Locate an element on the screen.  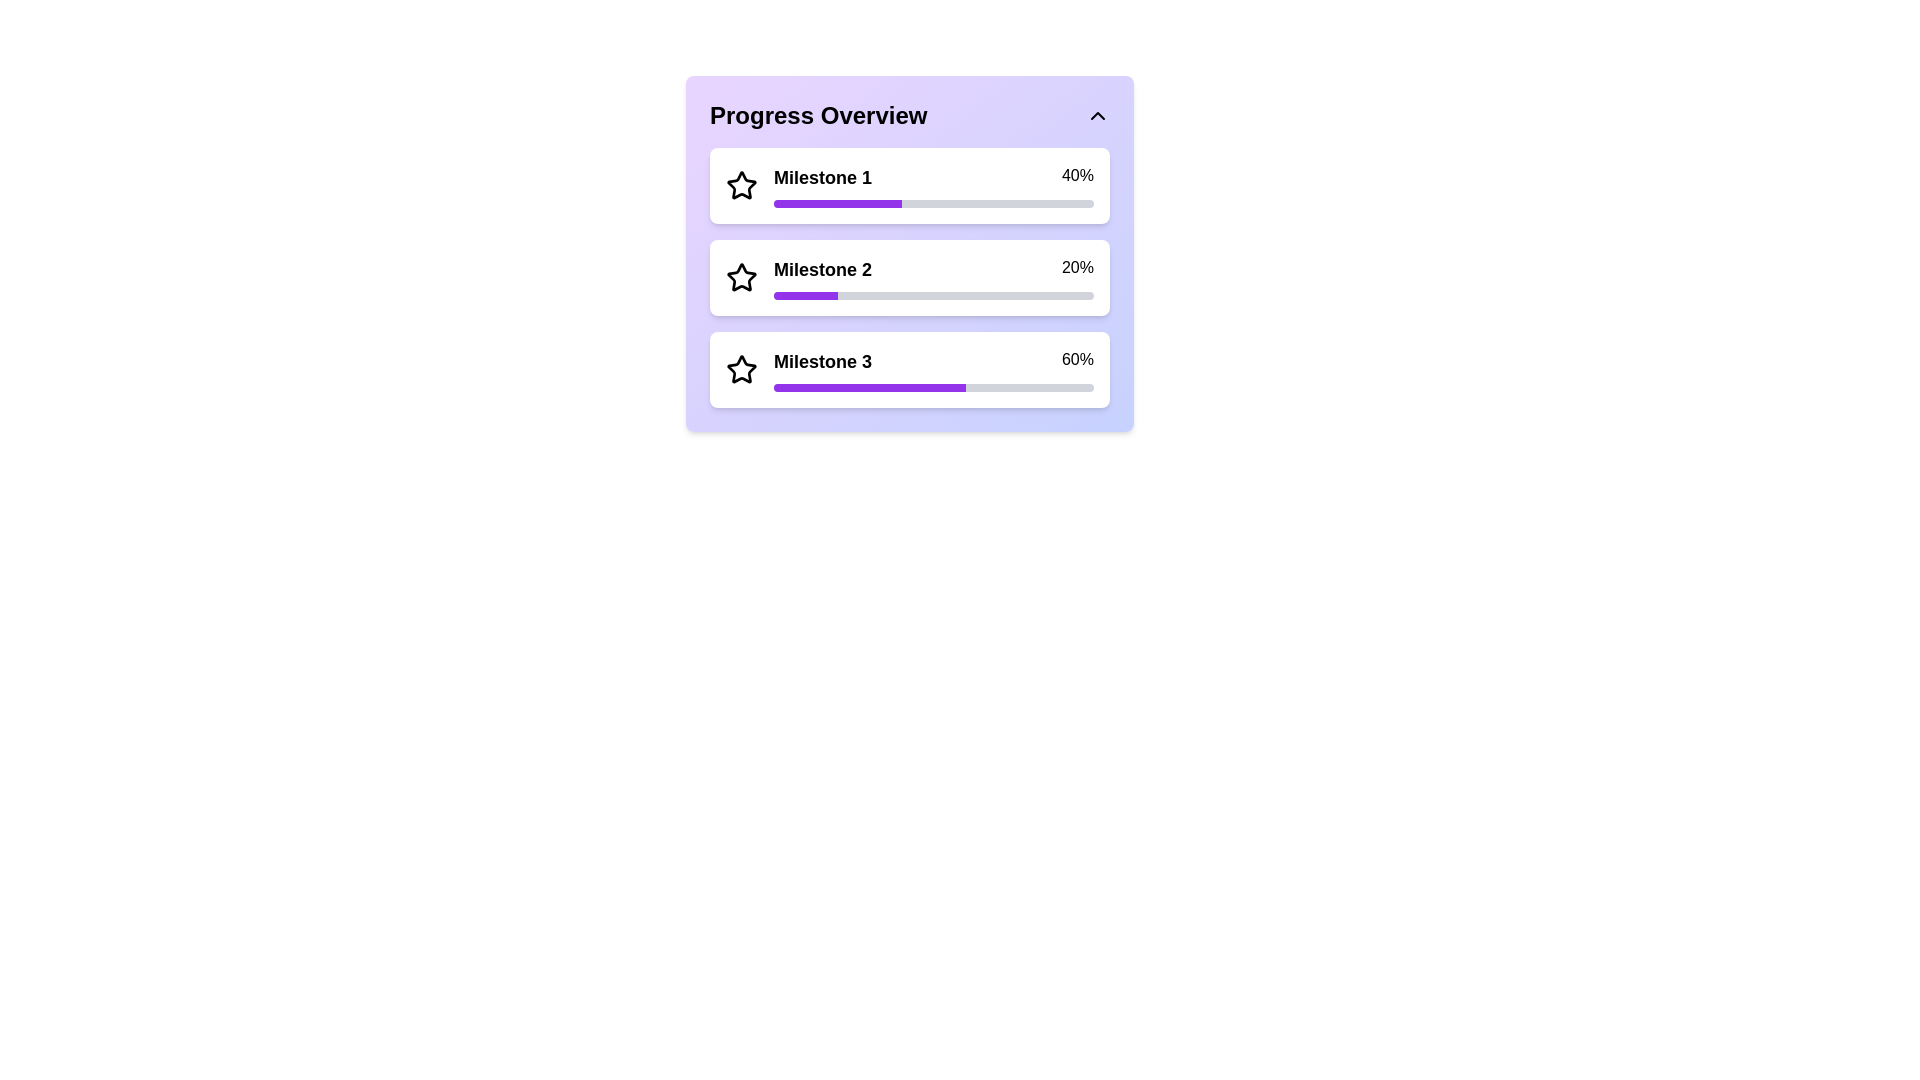
the progress bar that visually indicates 20% completion, located under the 'Milestone 2' section in the middle card of the progress overview card list is located at coordinates (933, 296).